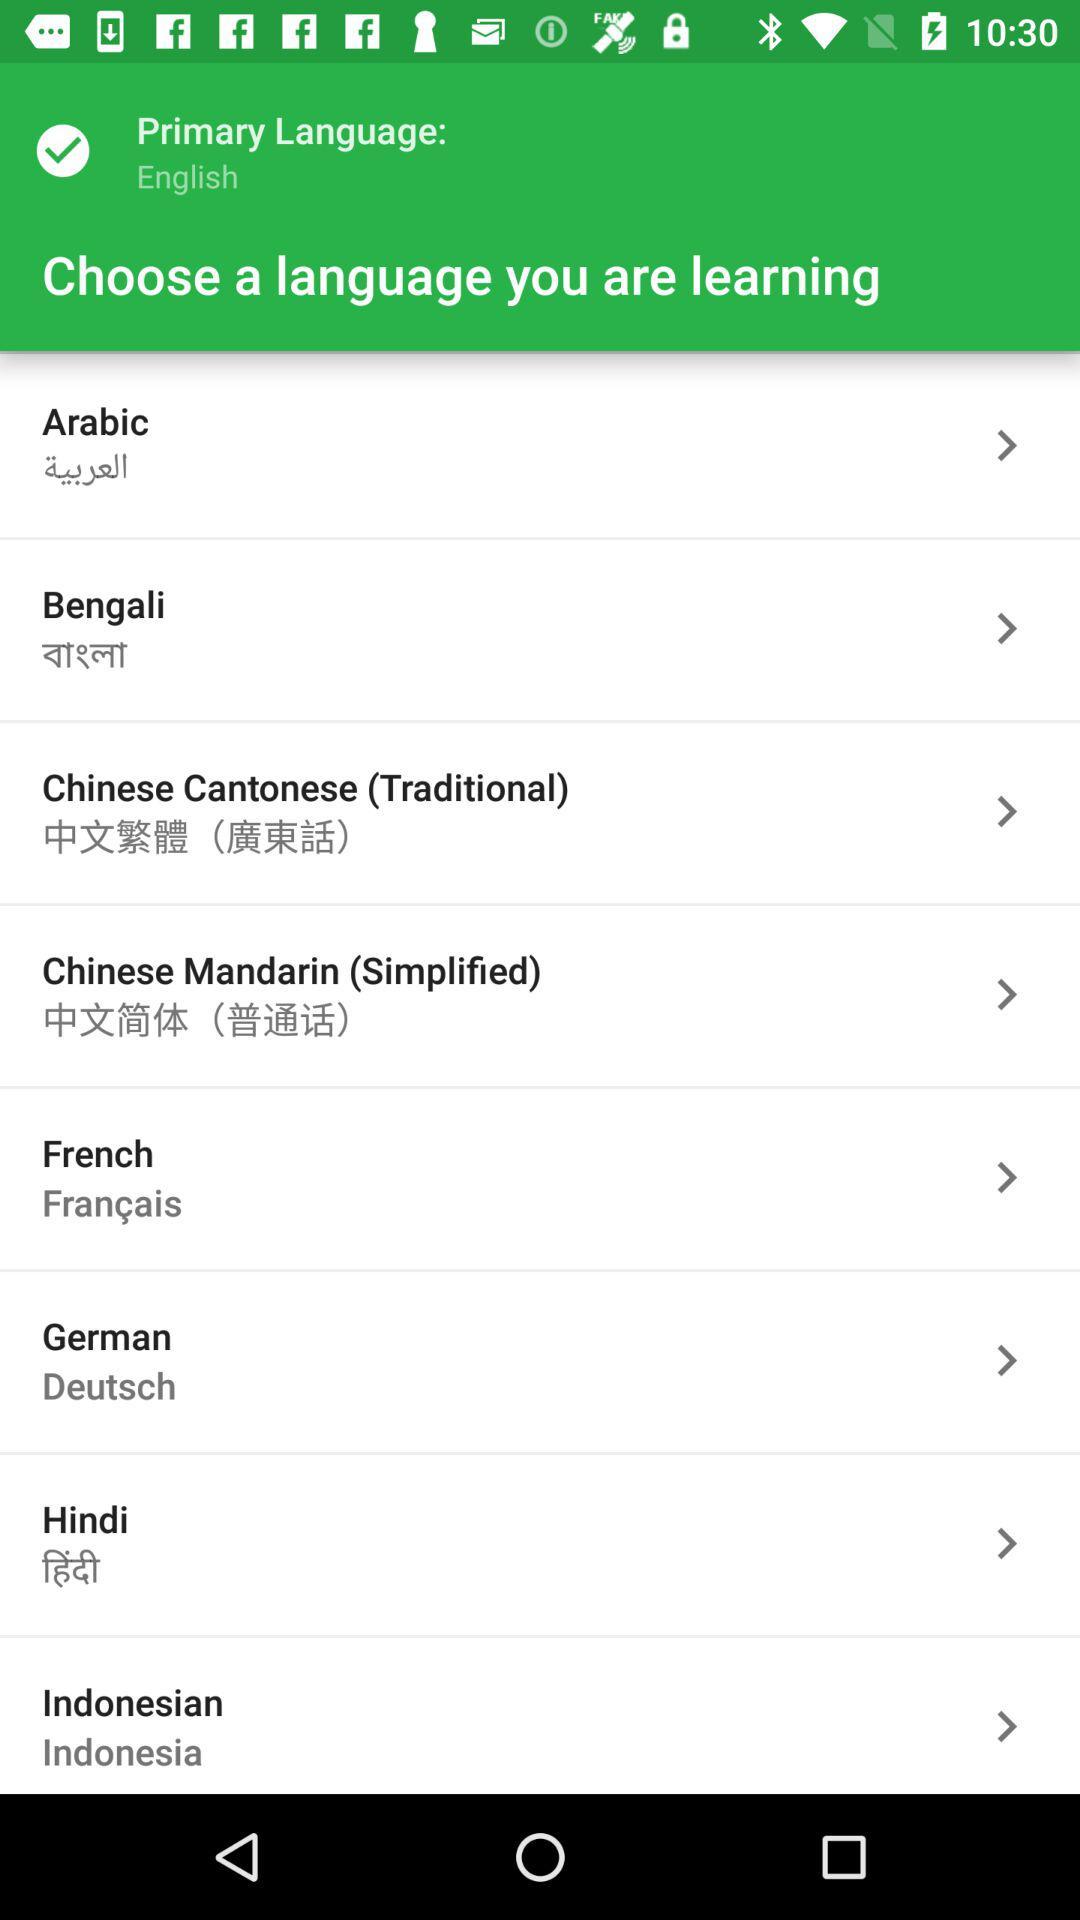 The width and height of the screenshot is (1080, 1920). Describe the element at coordinates (1017, 811) in the screenshot. I see `go forward` at that location.